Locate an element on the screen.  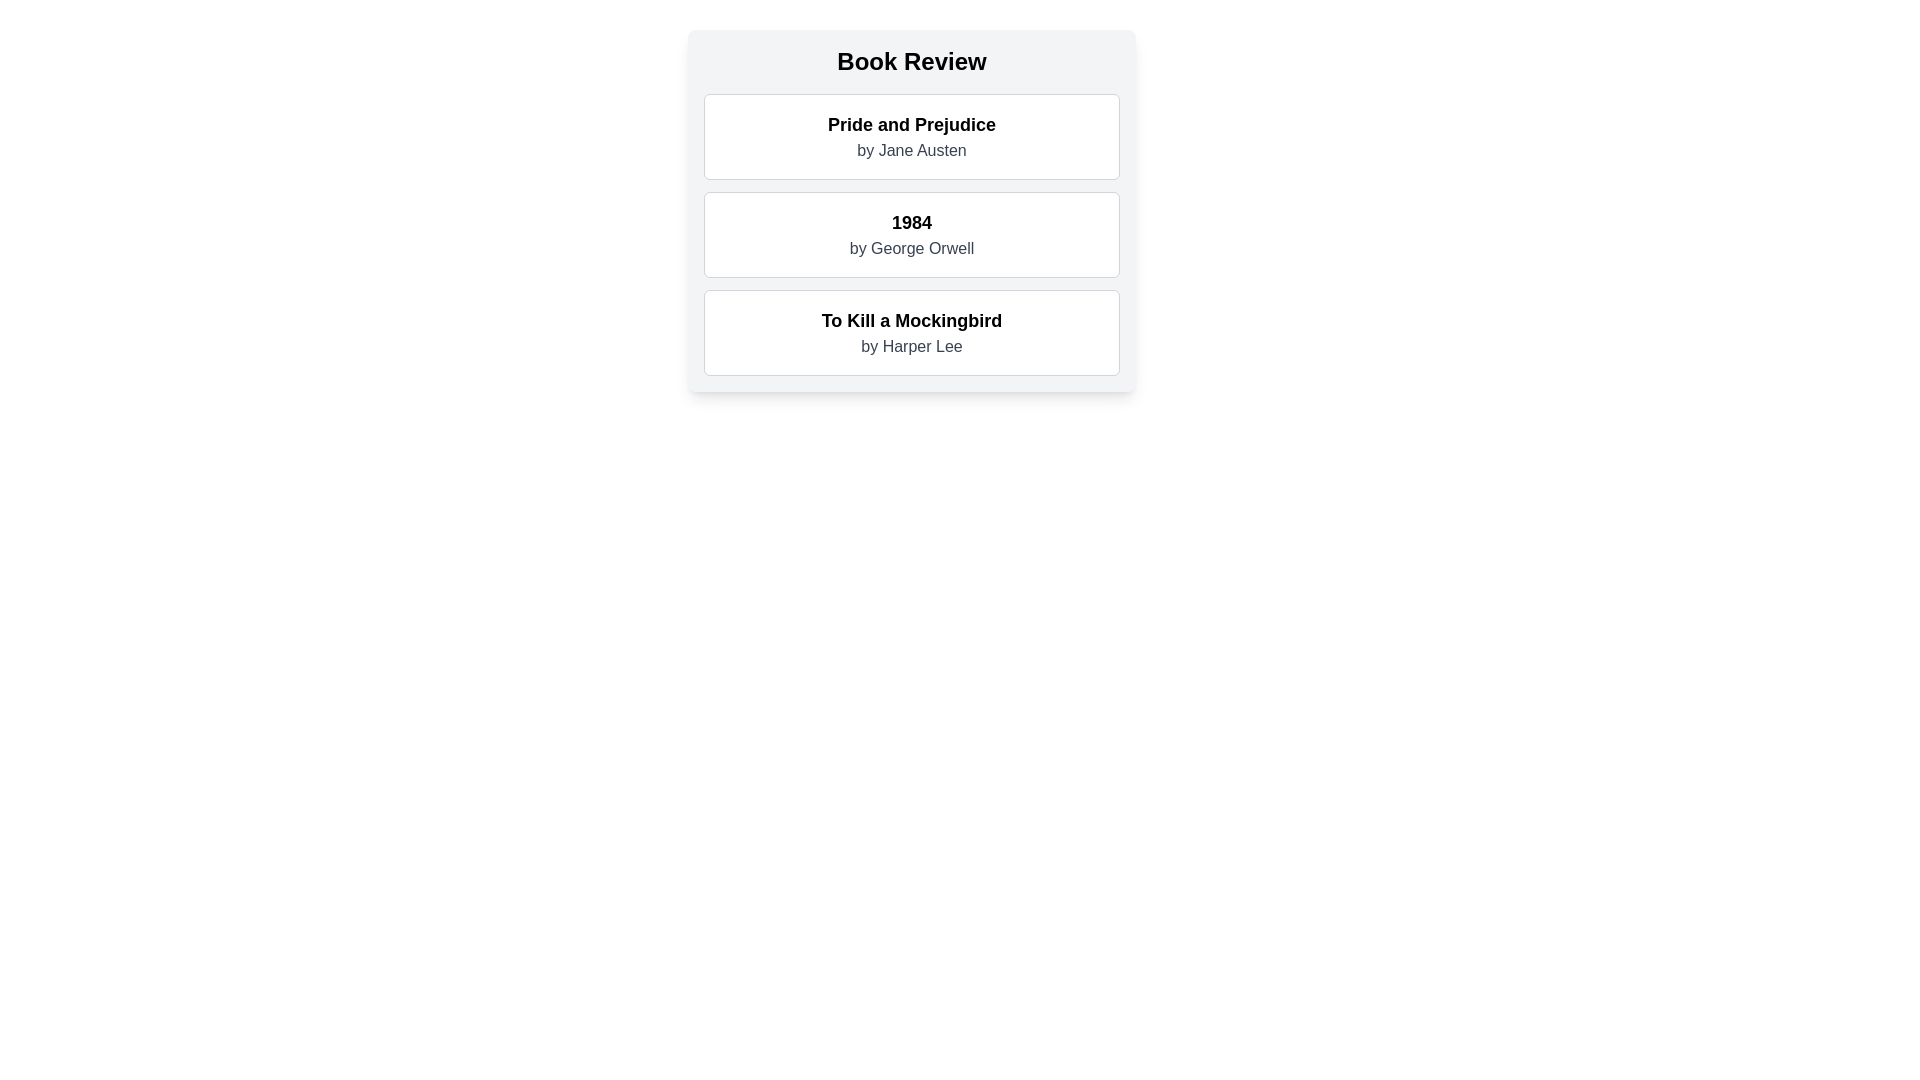
the third Text display card in the vertical list, which displays a book entry, positioned below '1984 by George Orwell' is located at coordinates (911, 331).